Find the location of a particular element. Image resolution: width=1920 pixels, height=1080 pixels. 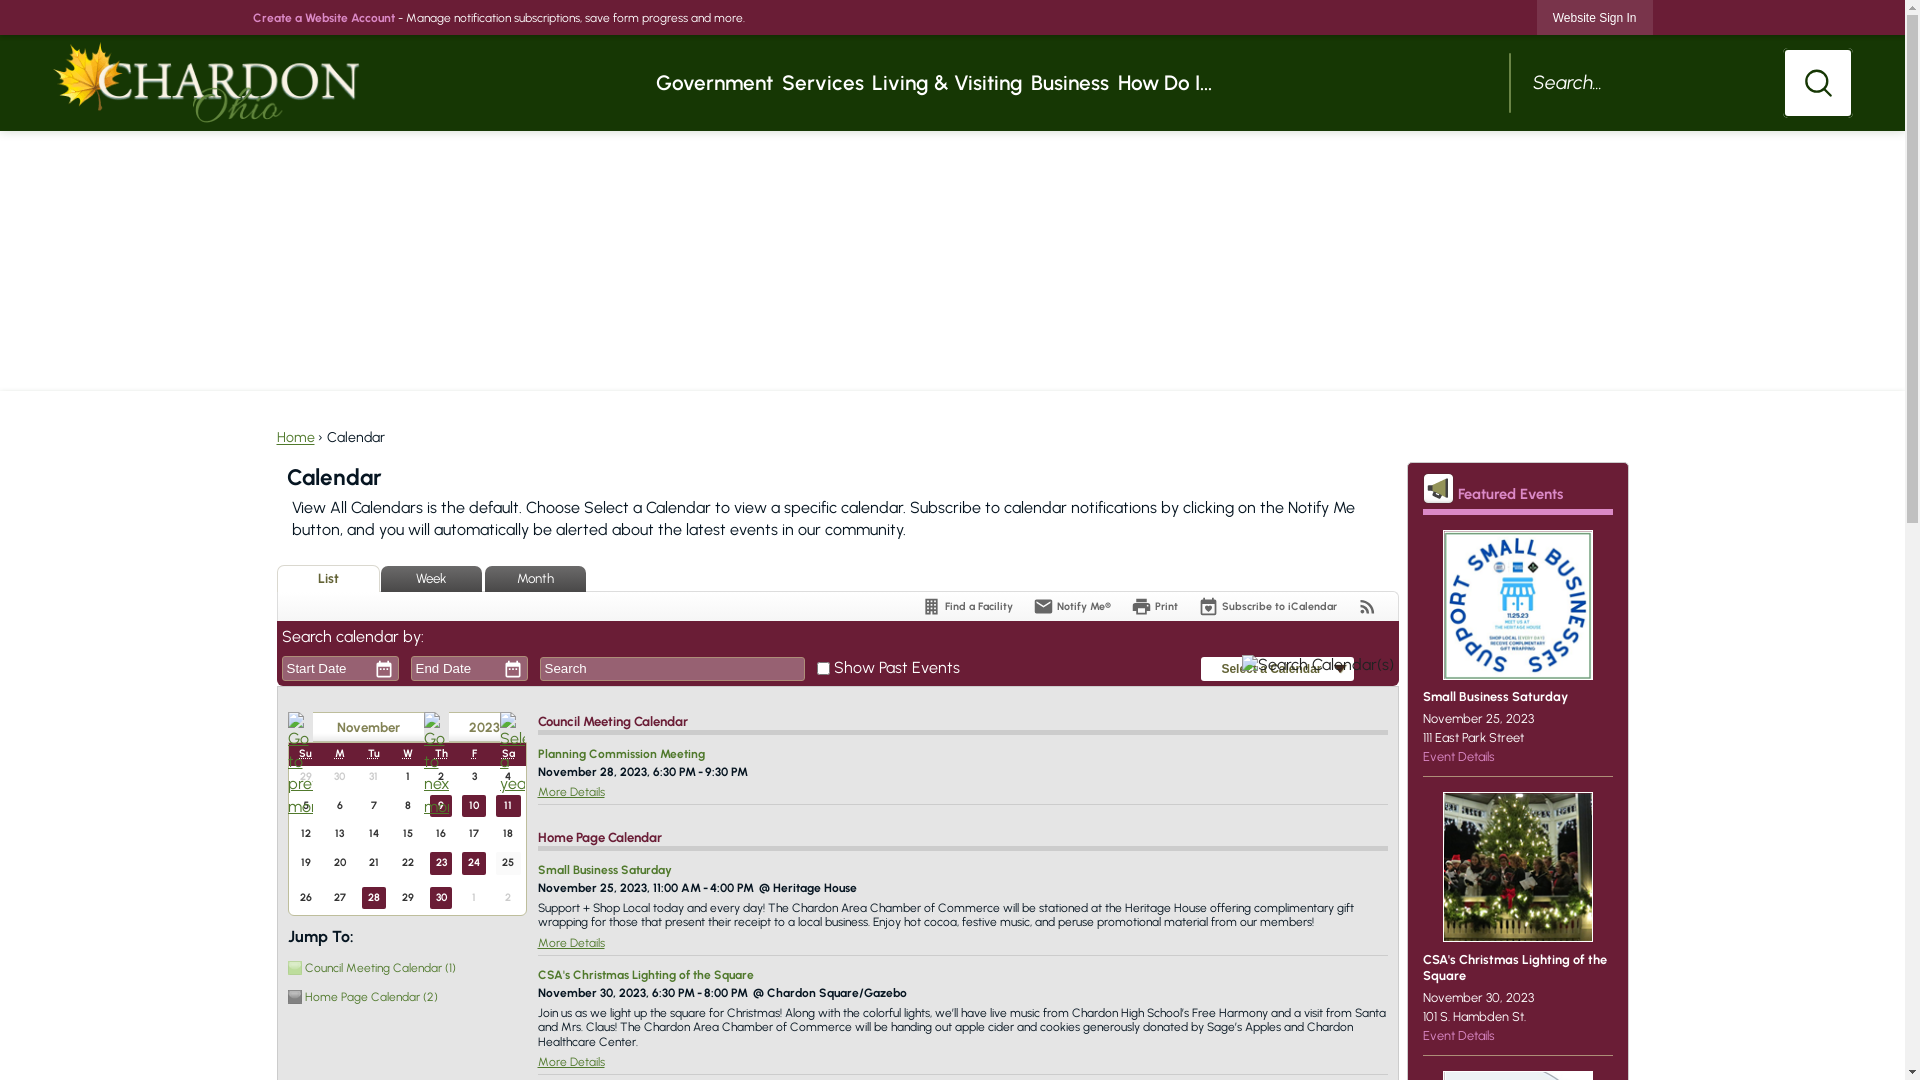

'More Details' is located at coordinates (570, 942).